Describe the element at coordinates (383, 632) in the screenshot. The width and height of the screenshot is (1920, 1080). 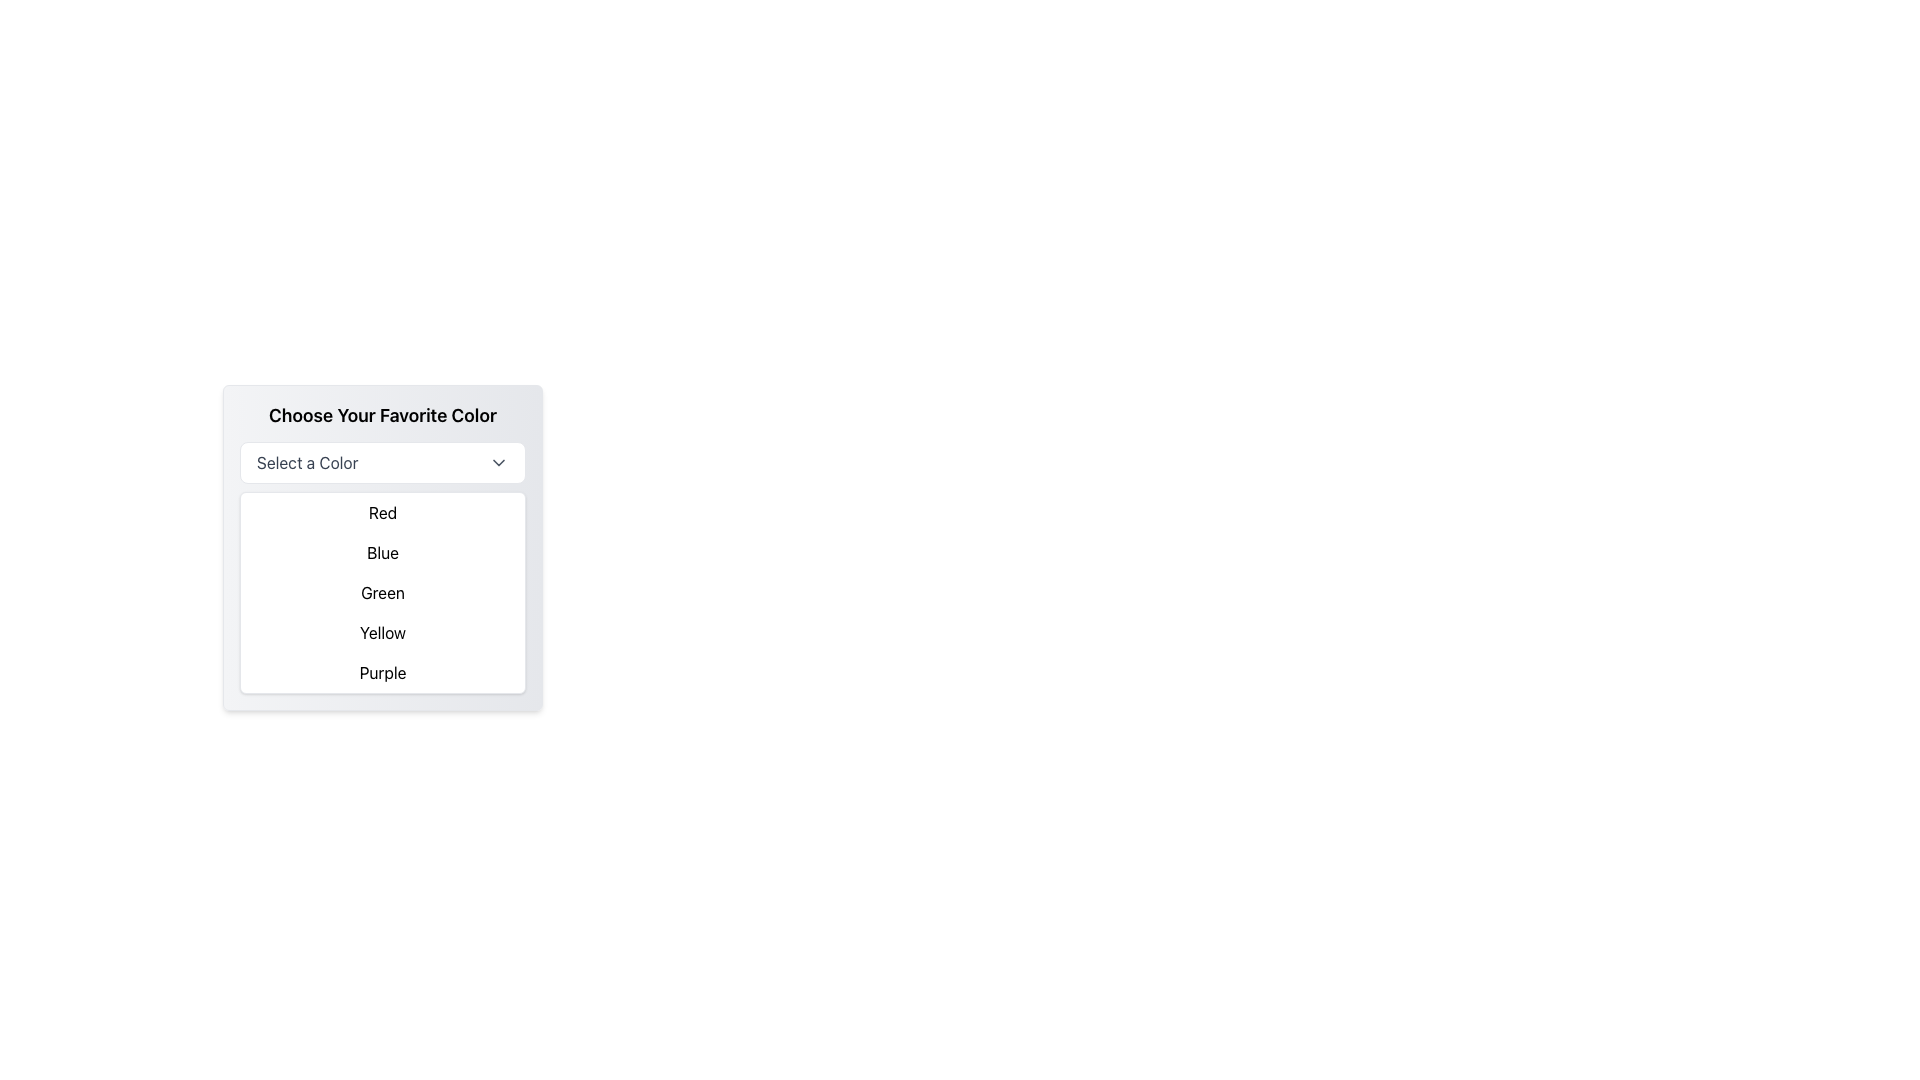
I see `the 'Yellow' list item in the dropdown menu` at that location.